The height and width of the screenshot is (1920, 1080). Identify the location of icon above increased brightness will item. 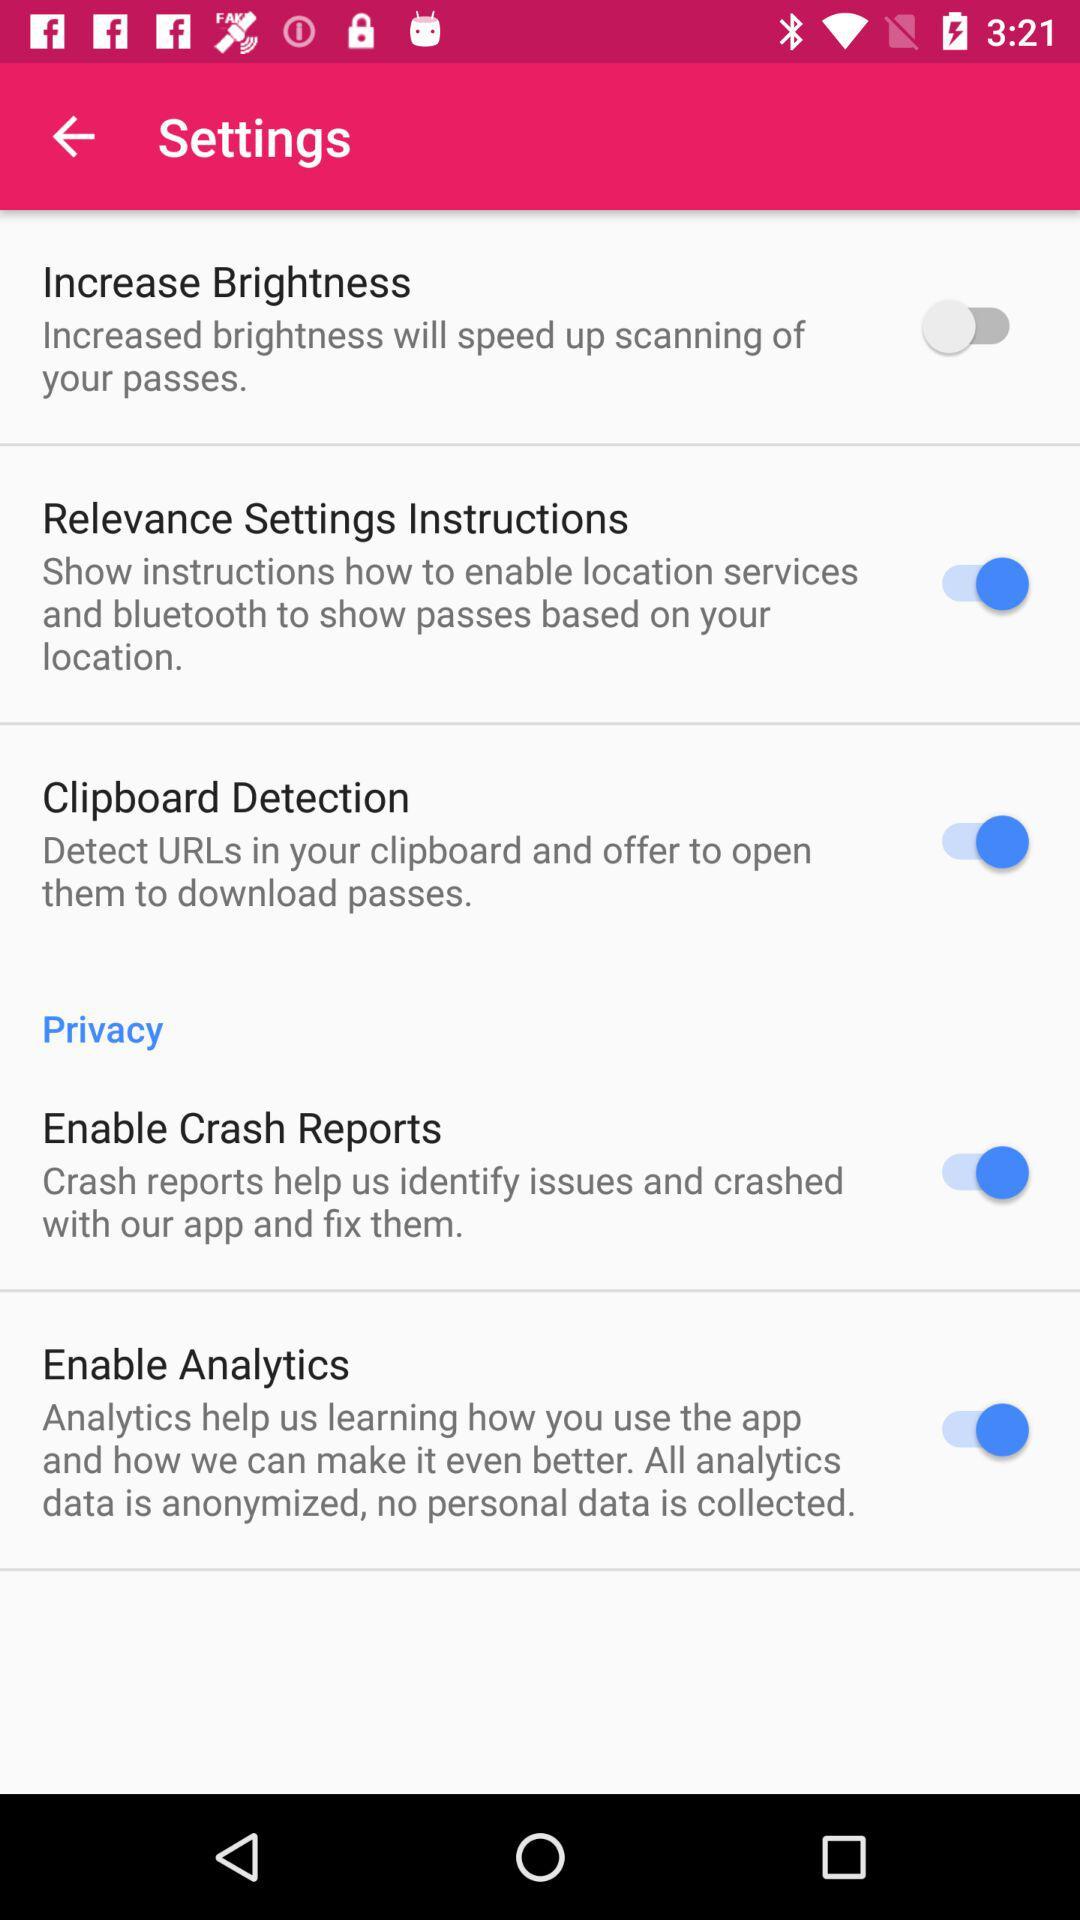
(225, 279).